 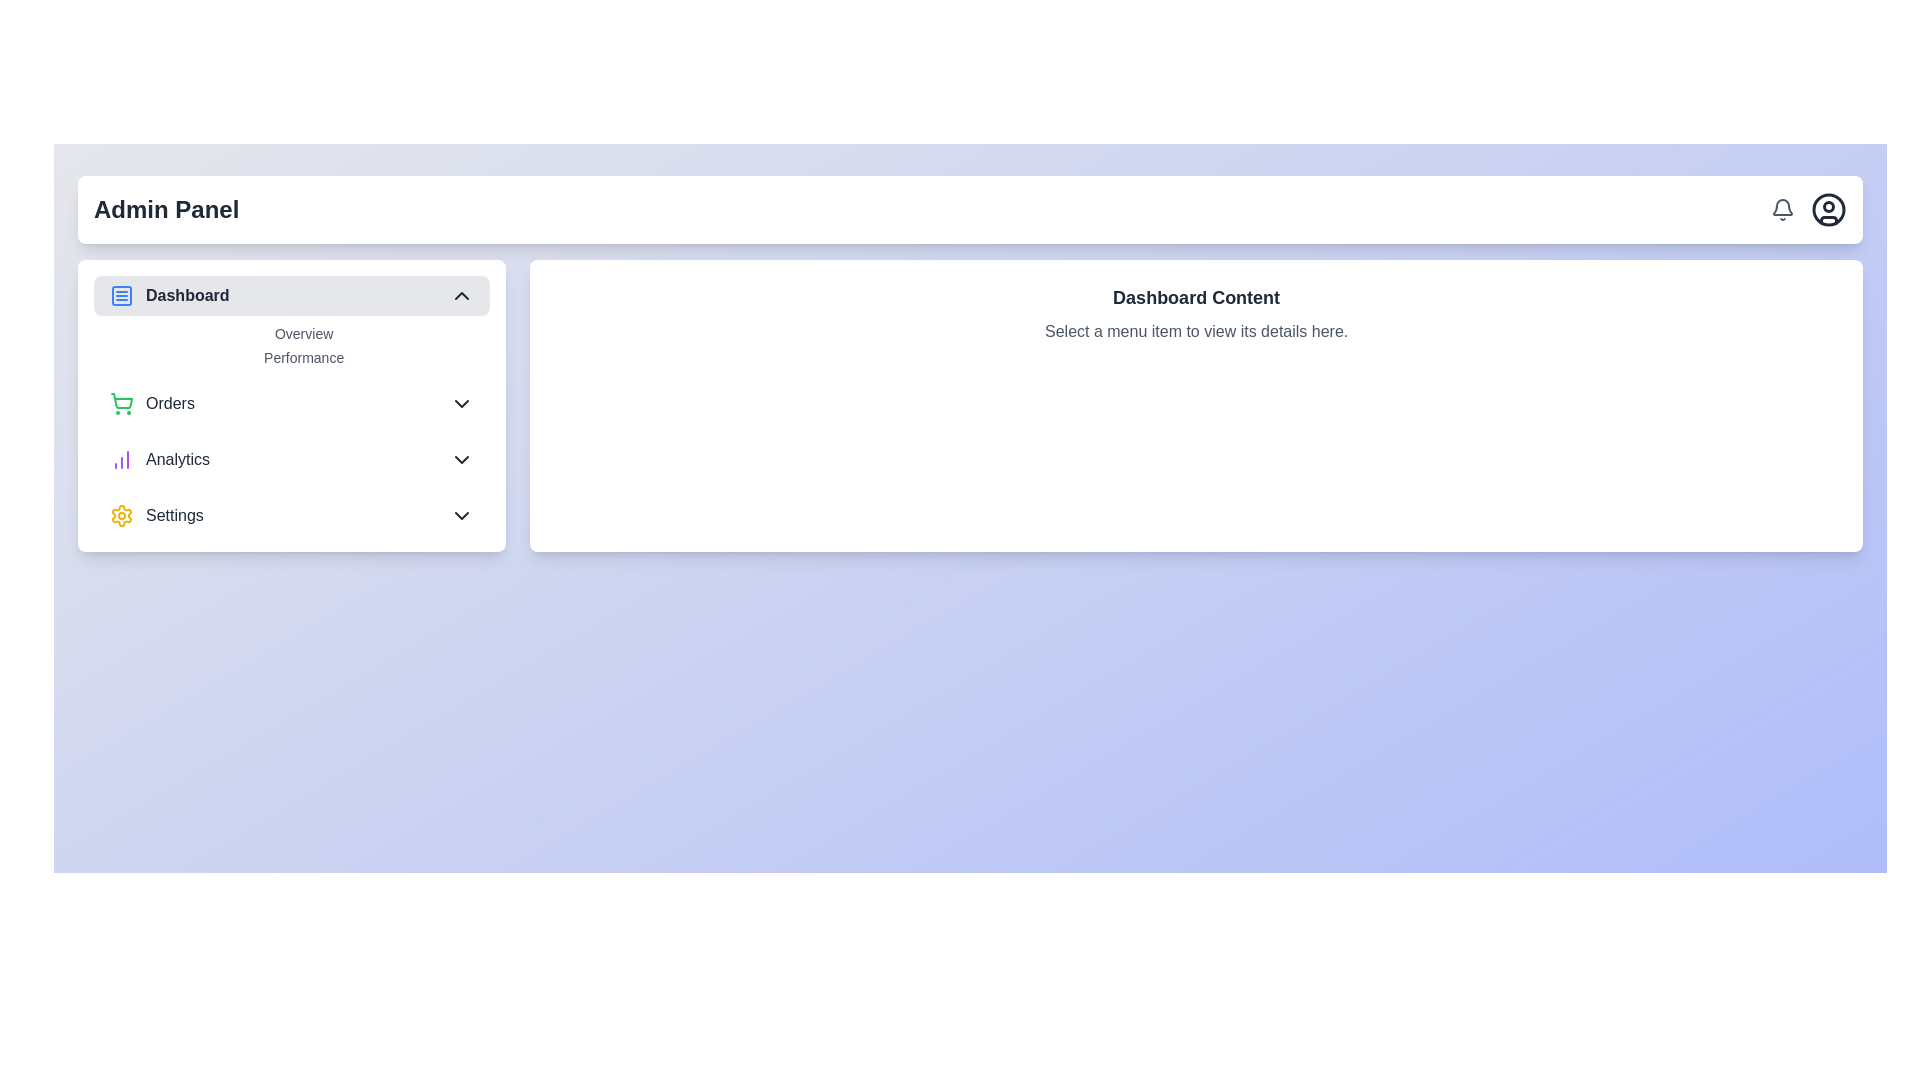 What do you see at coordinates (461, 296) in the screenshot?
I see `the chevron icon button located at the far right of the 'Dashboard' section header in the left-hand sidebar` at bounding box center [461, 296].